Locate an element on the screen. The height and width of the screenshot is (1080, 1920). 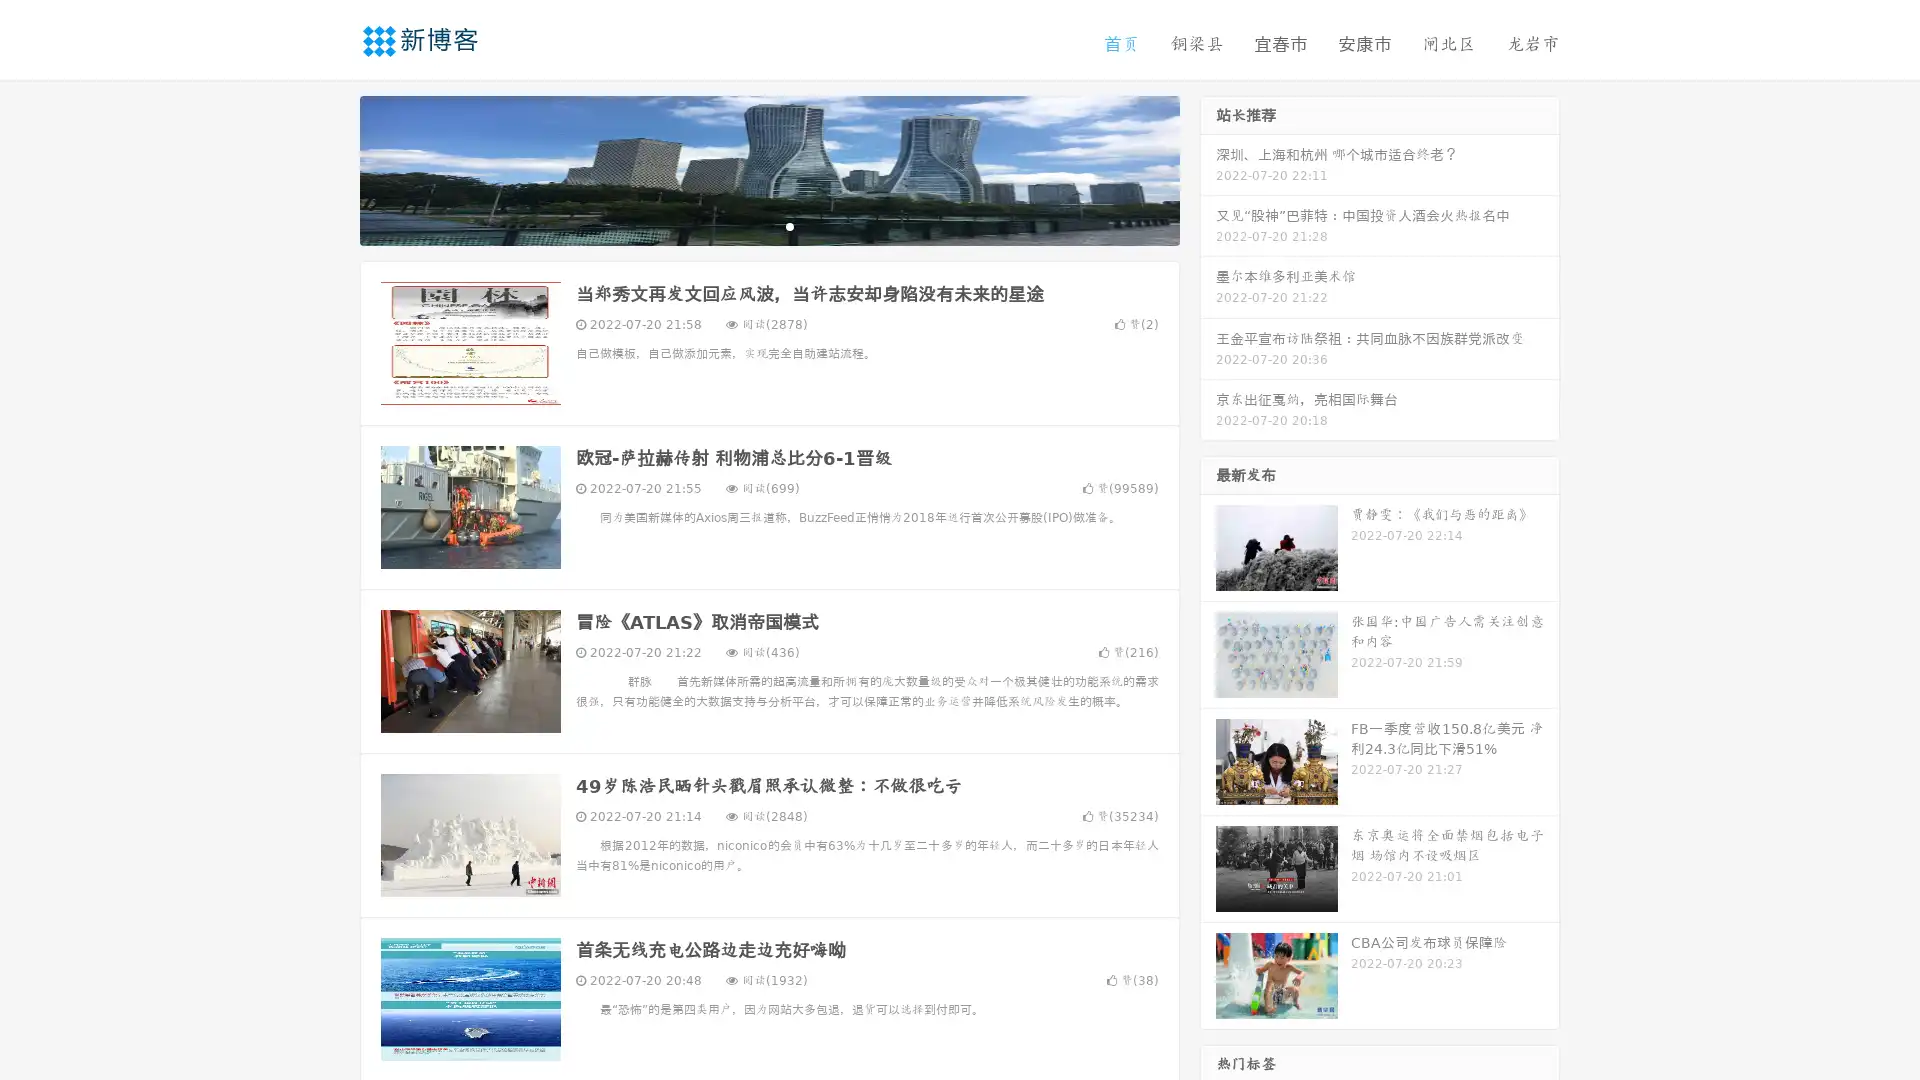
Next slide is located at coordinates (1208, 168).